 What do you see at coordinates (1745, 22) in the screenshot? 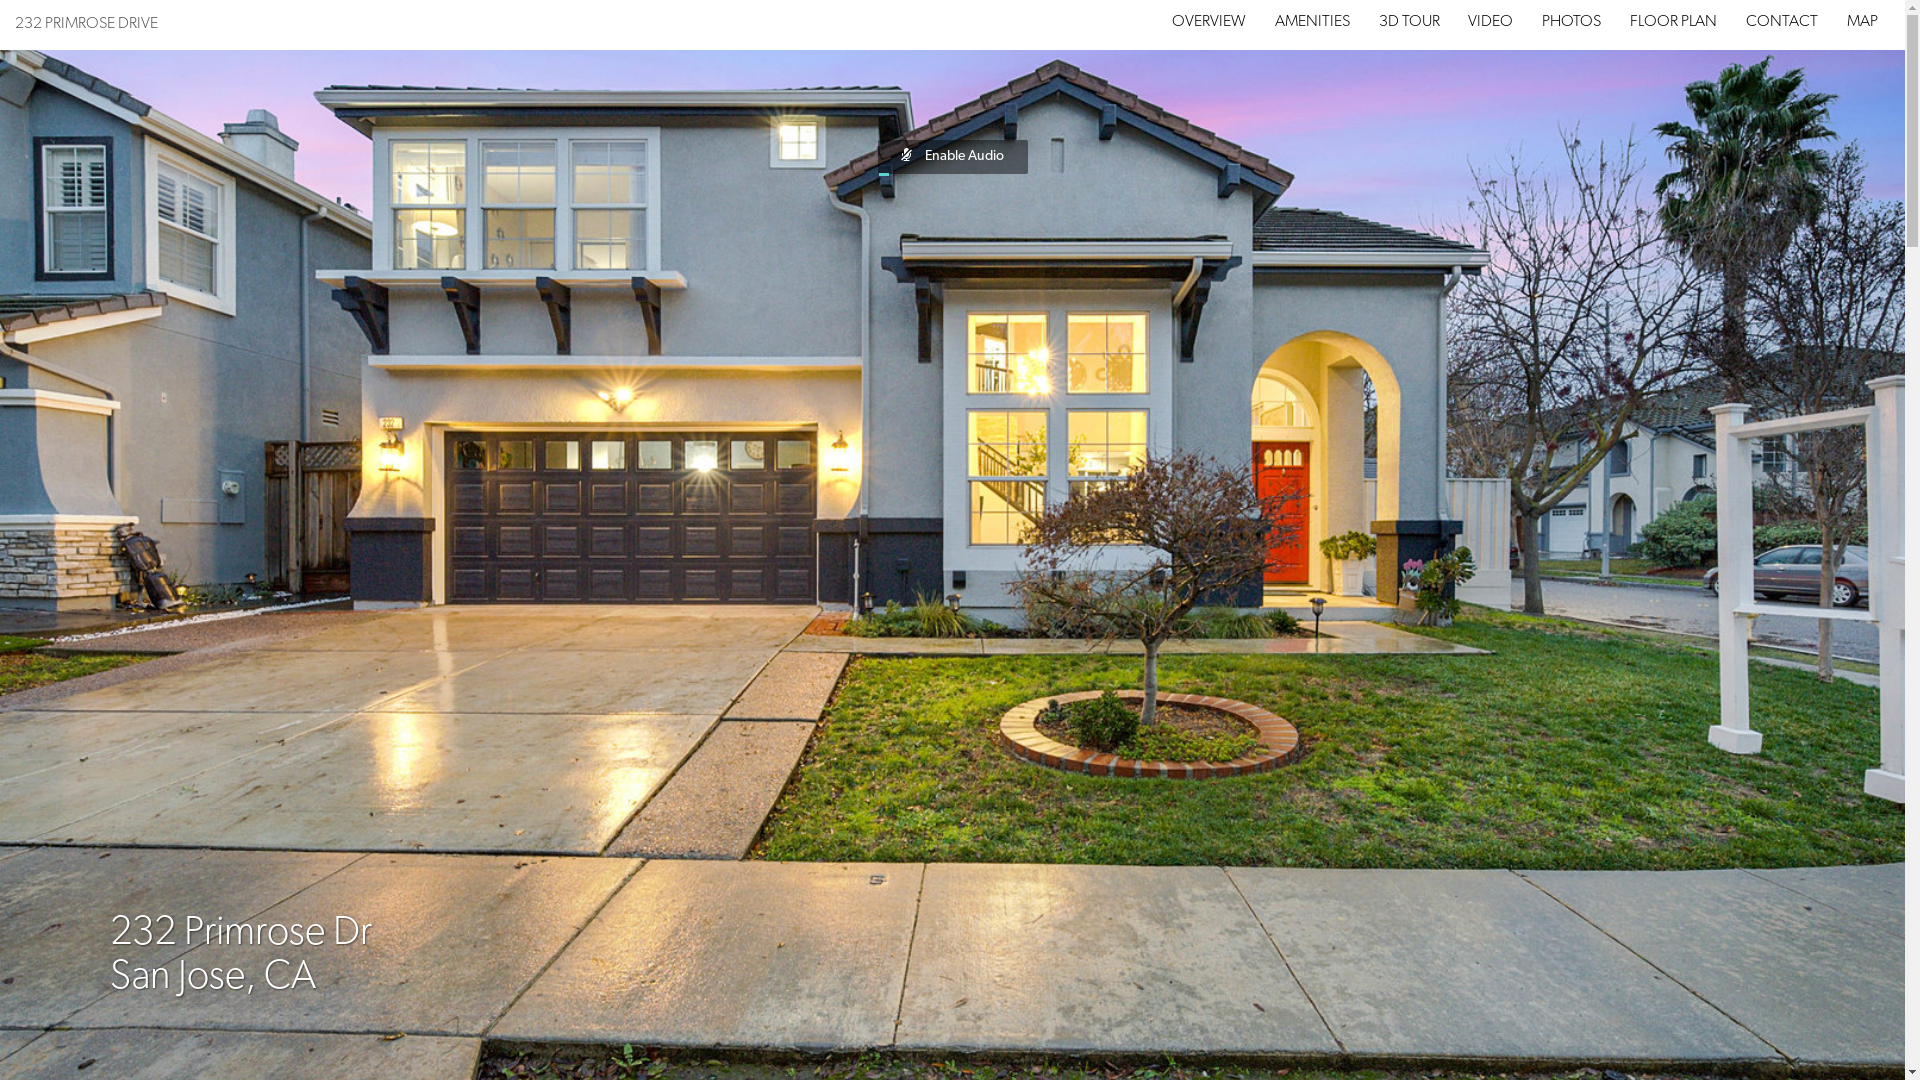
I see `'CONTACT'` at bounding box center [1745, 22].